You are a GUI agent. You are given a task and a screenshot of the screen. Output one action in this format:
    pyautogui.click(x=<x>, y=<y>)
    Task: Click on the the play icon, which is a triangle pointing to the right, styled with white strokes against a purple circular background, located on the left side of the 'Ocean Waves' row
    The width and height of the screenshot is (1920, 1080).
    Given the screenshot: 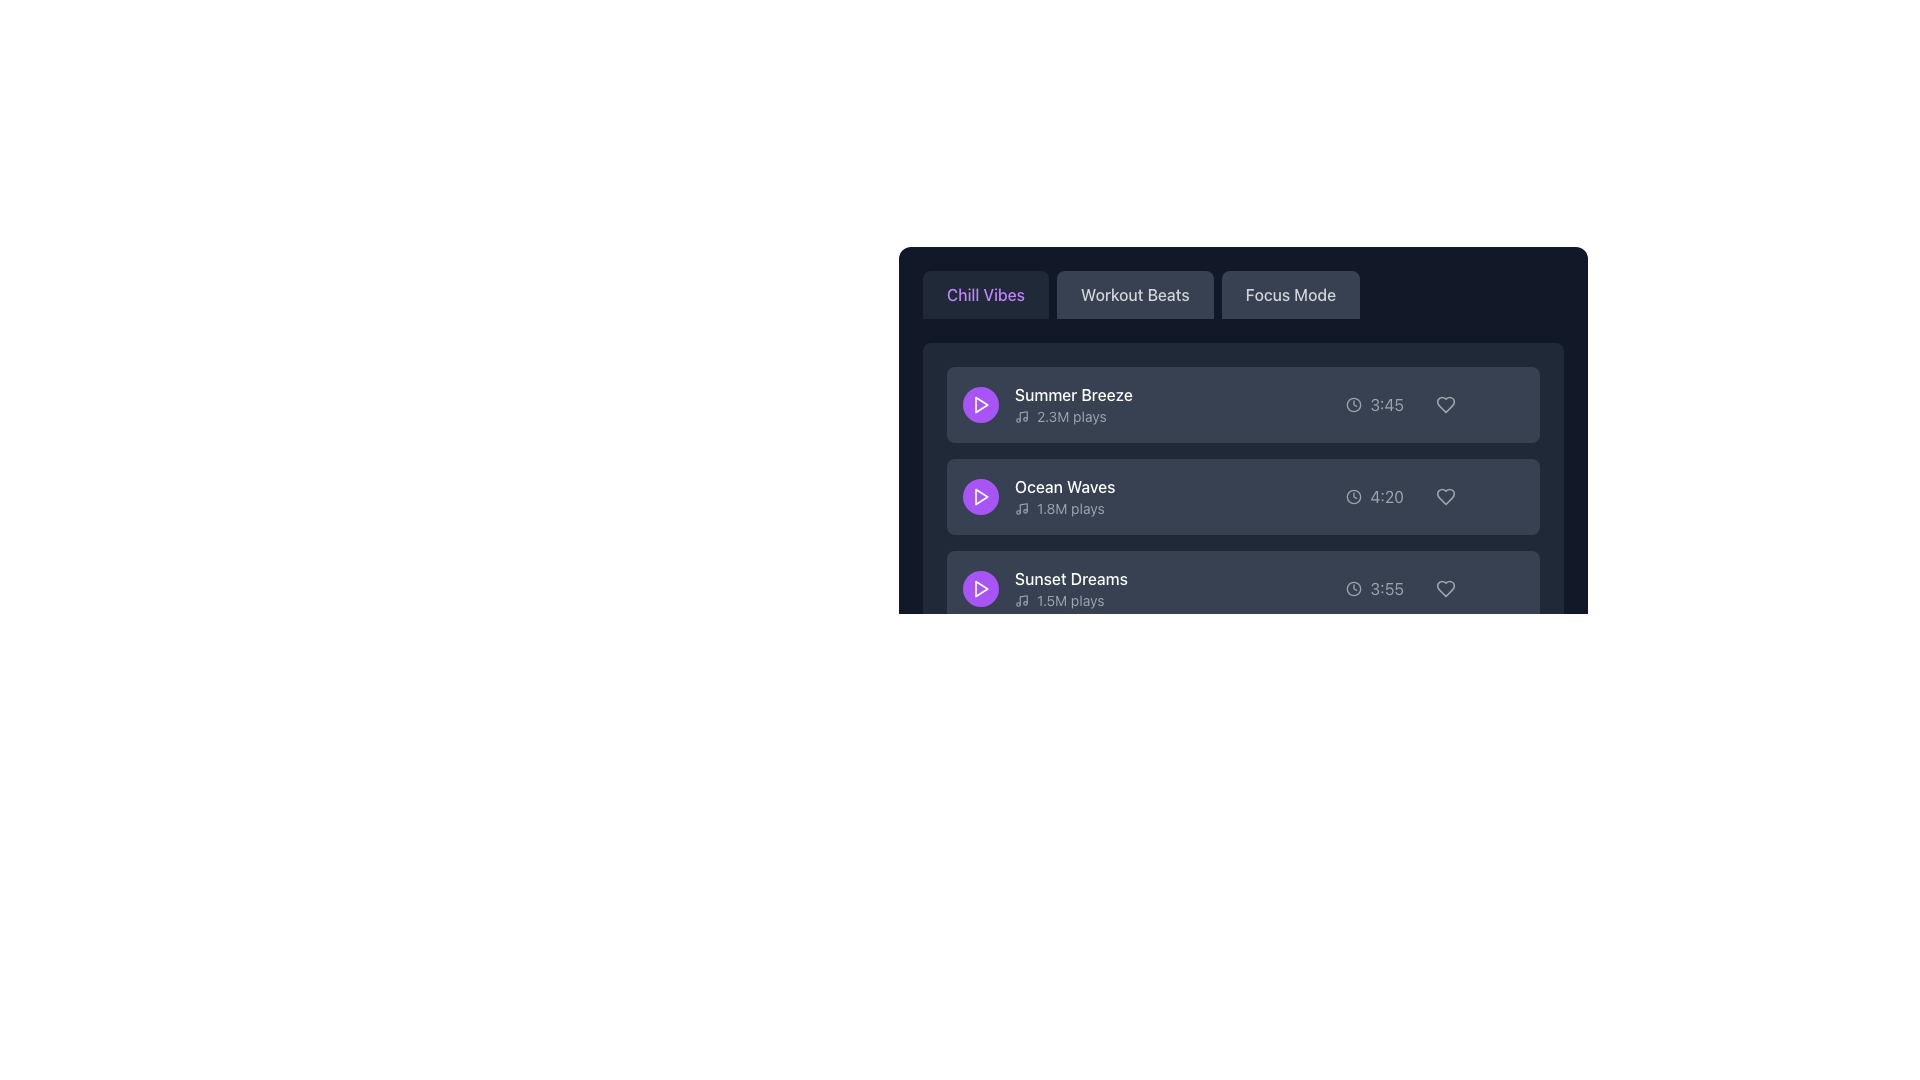 What is the action you would take?
    pyautogui.click(x=980, y=496)
    